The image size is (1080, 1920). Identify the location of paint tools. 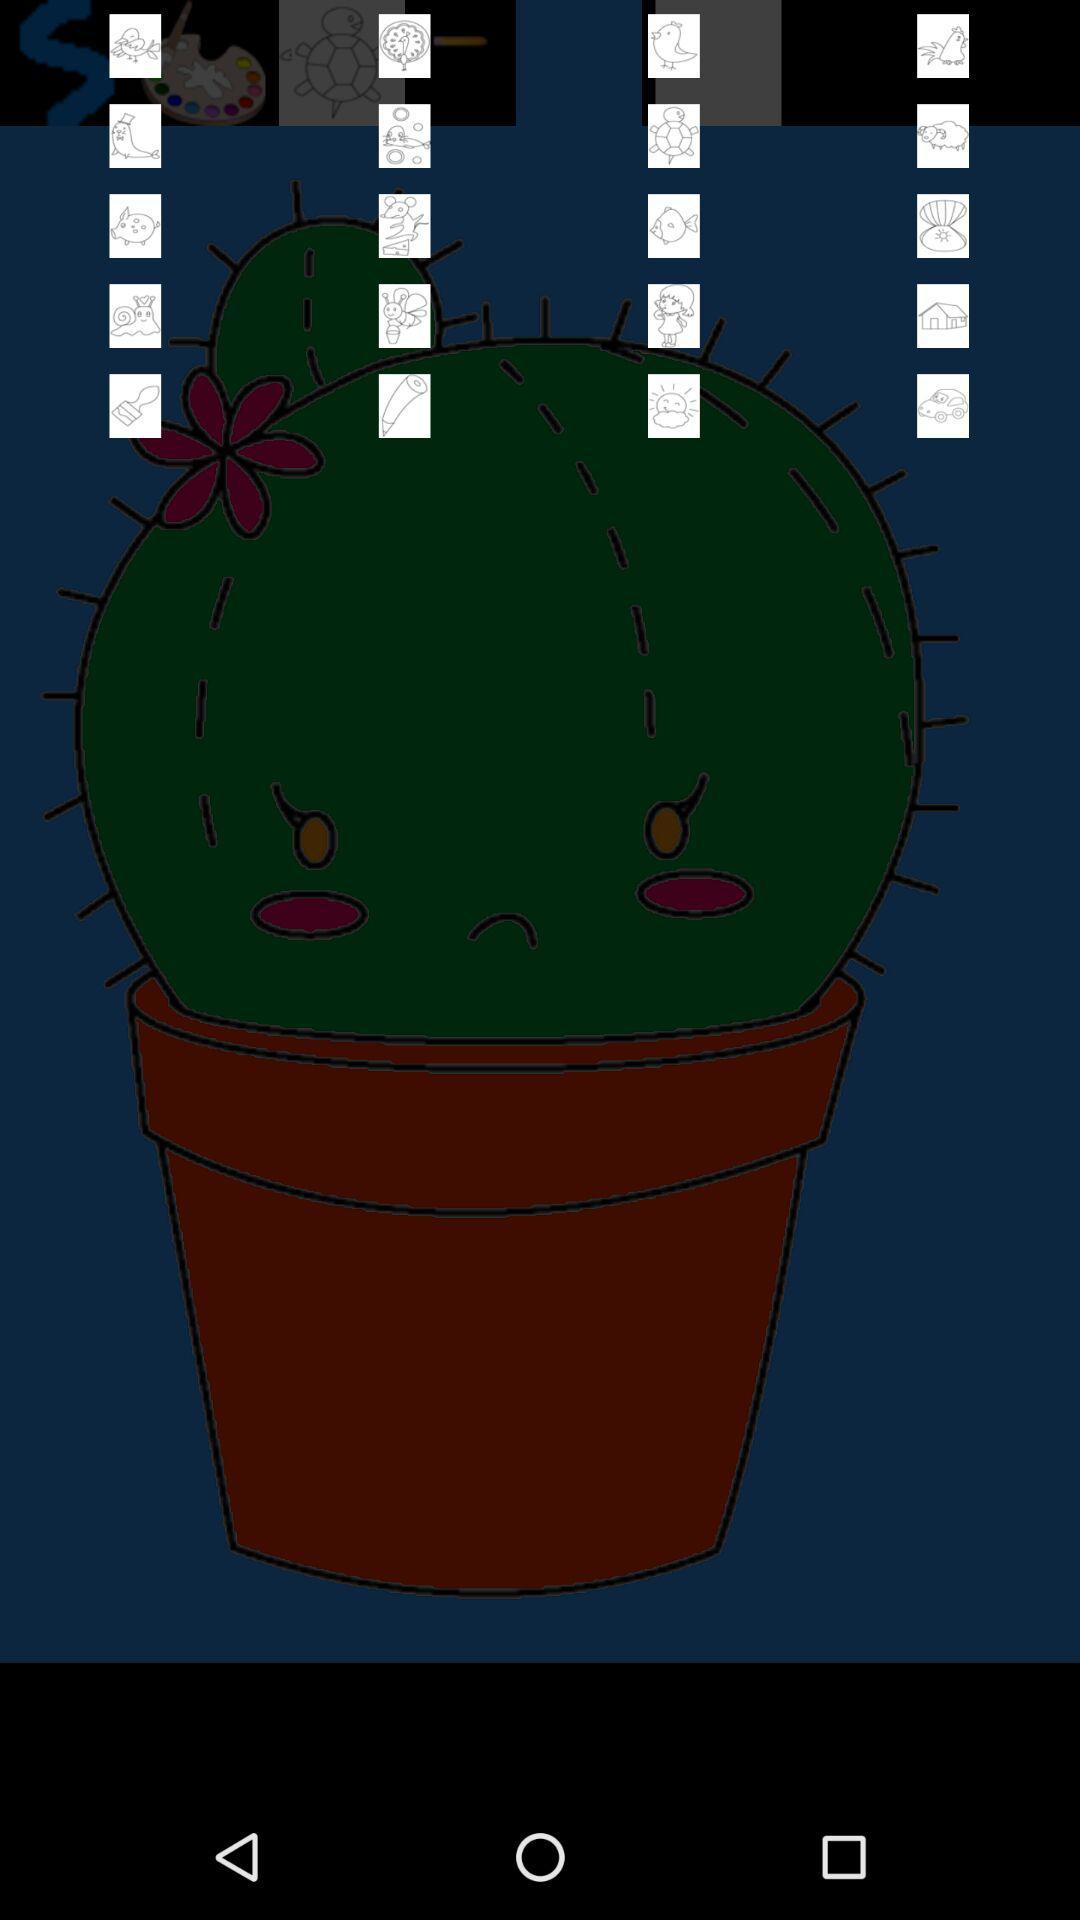
(673, 315).